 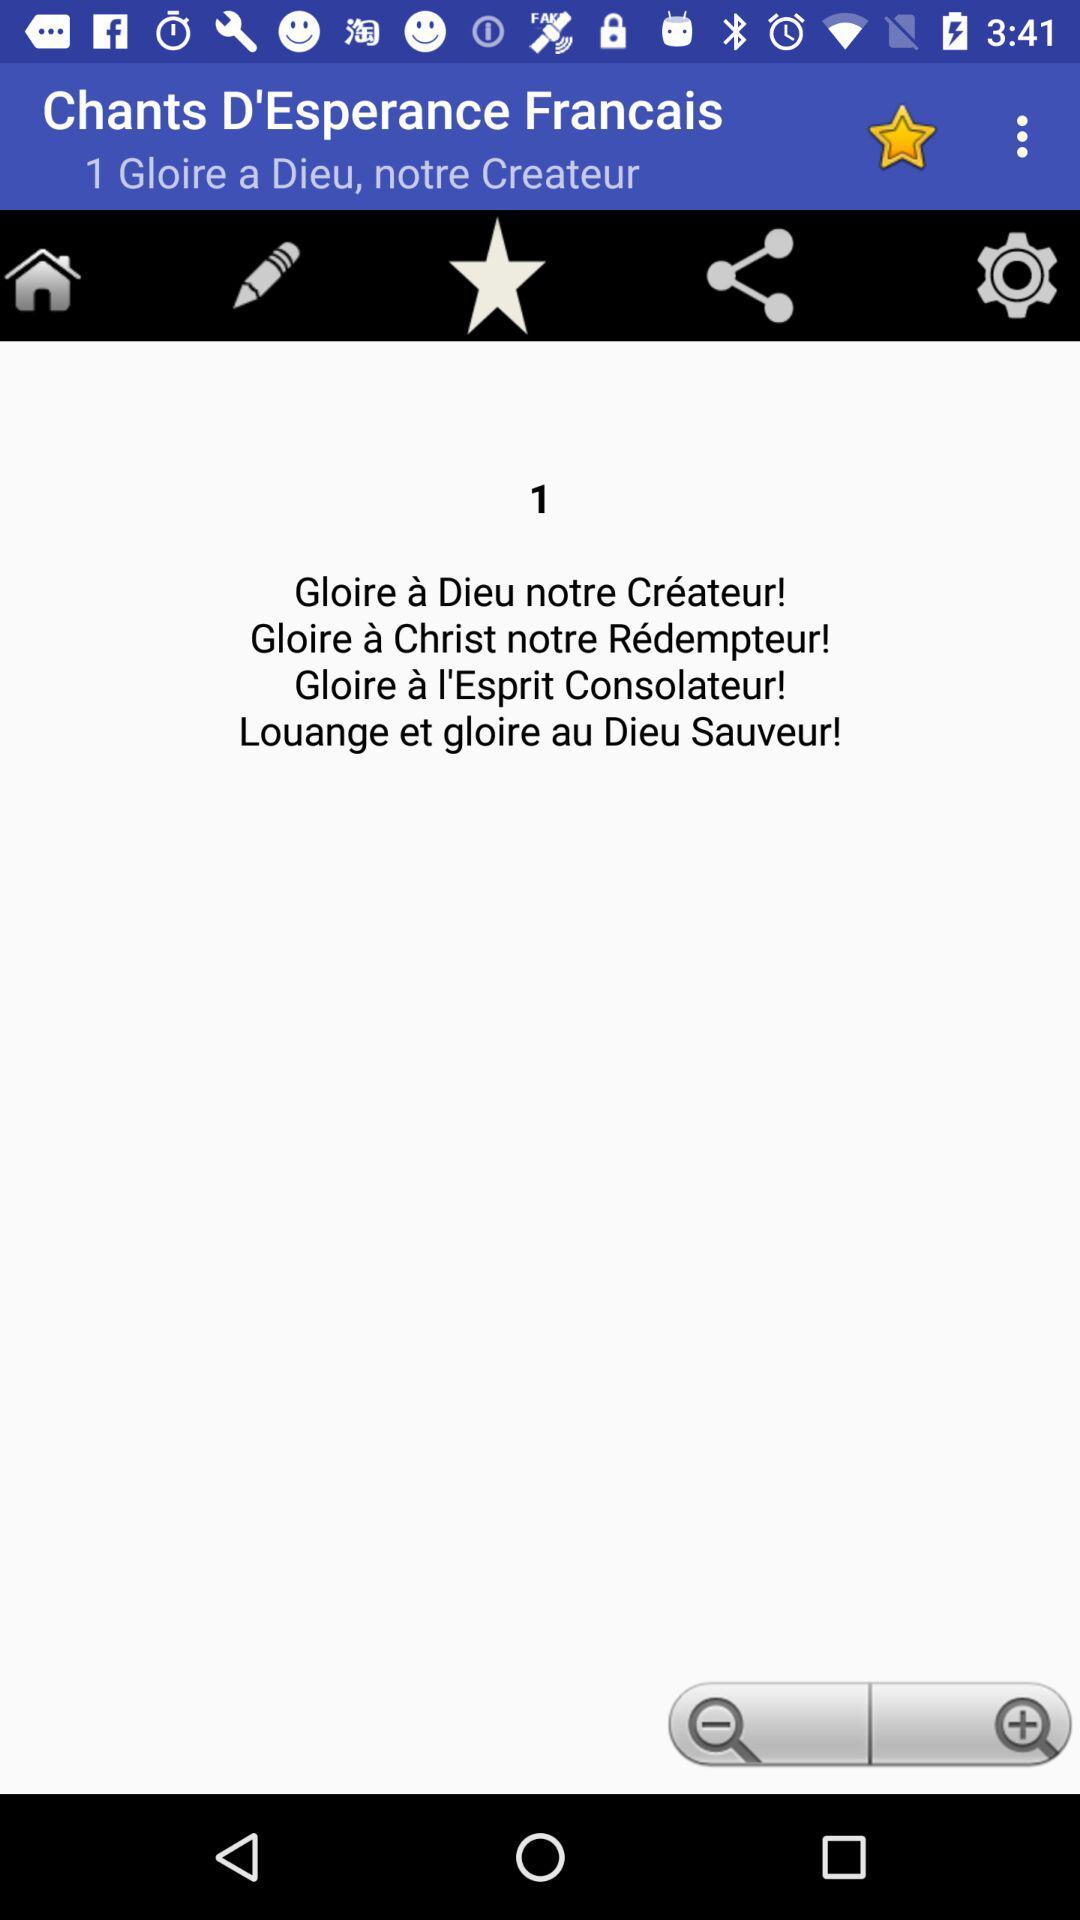 I want to click on the share icon, so click(x=749, y=274).